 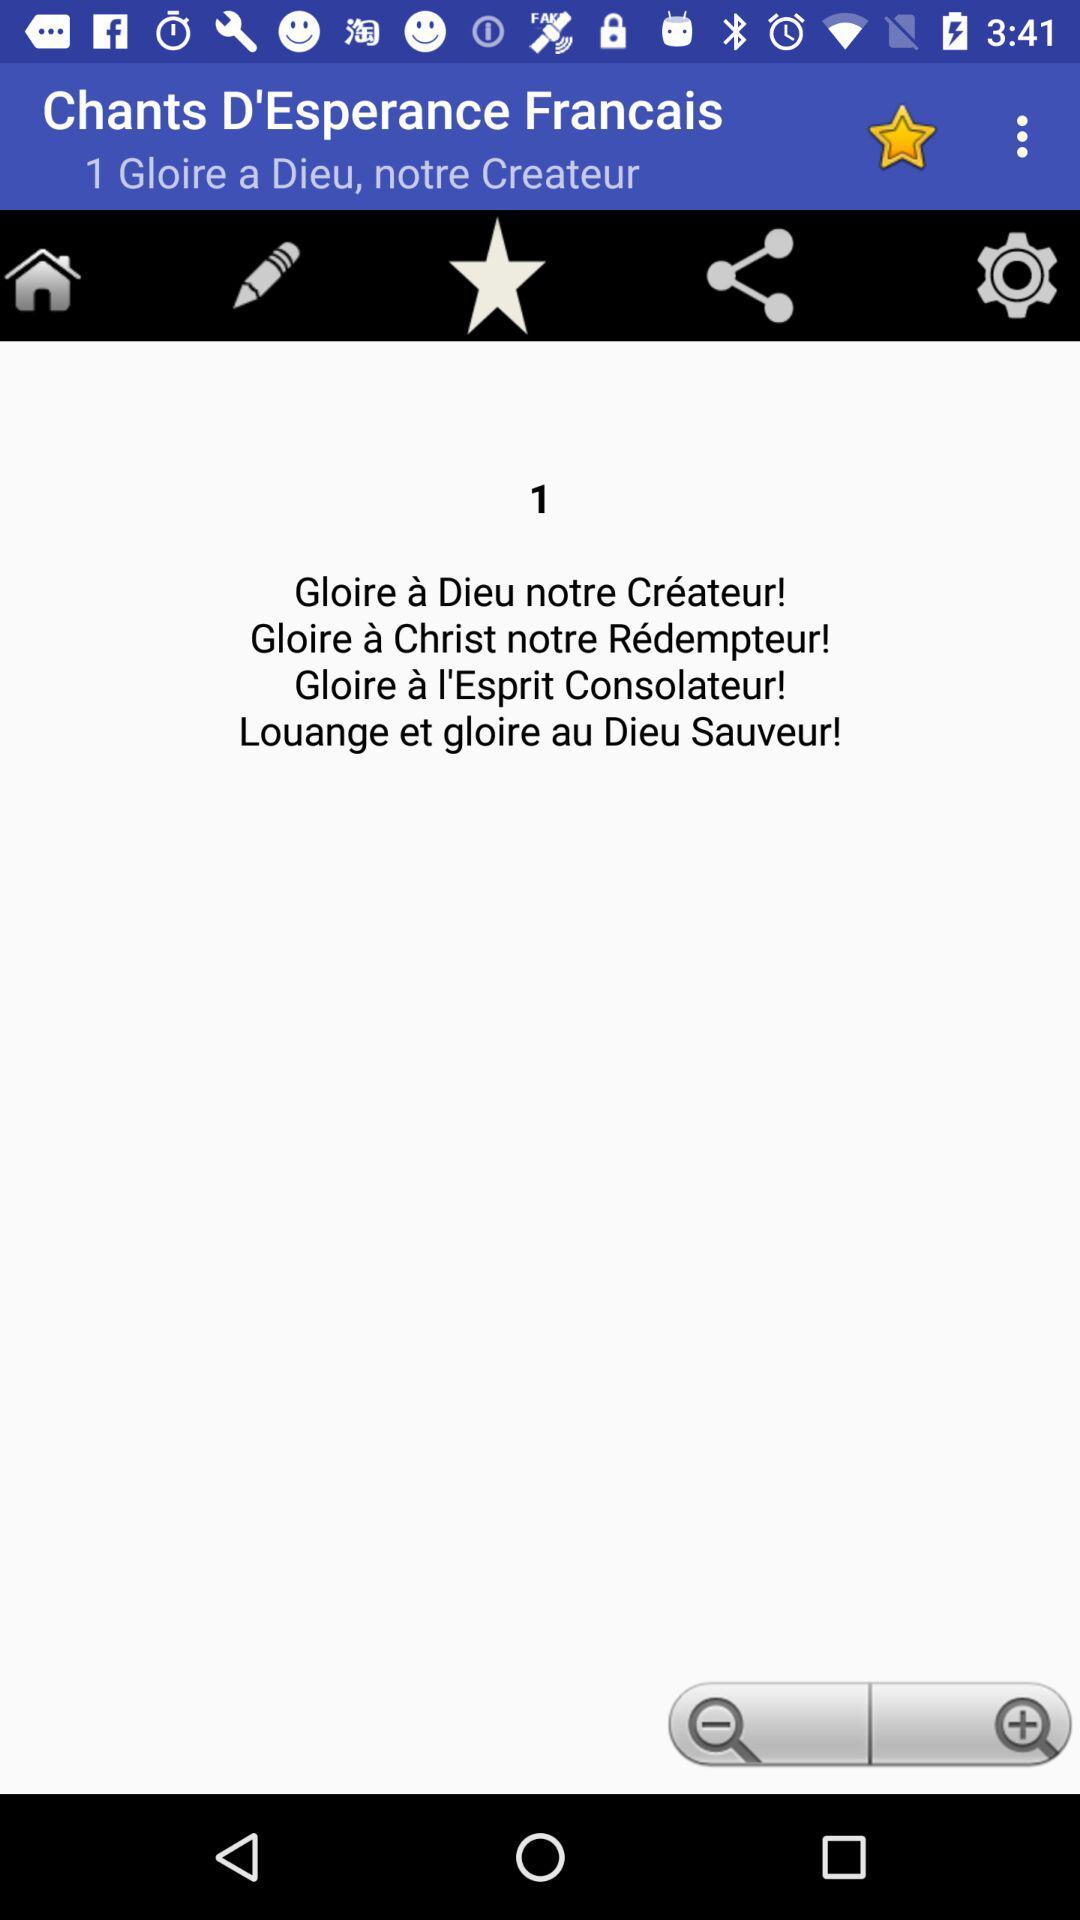 I want to click on the share icon, so click(x=749, y=274).